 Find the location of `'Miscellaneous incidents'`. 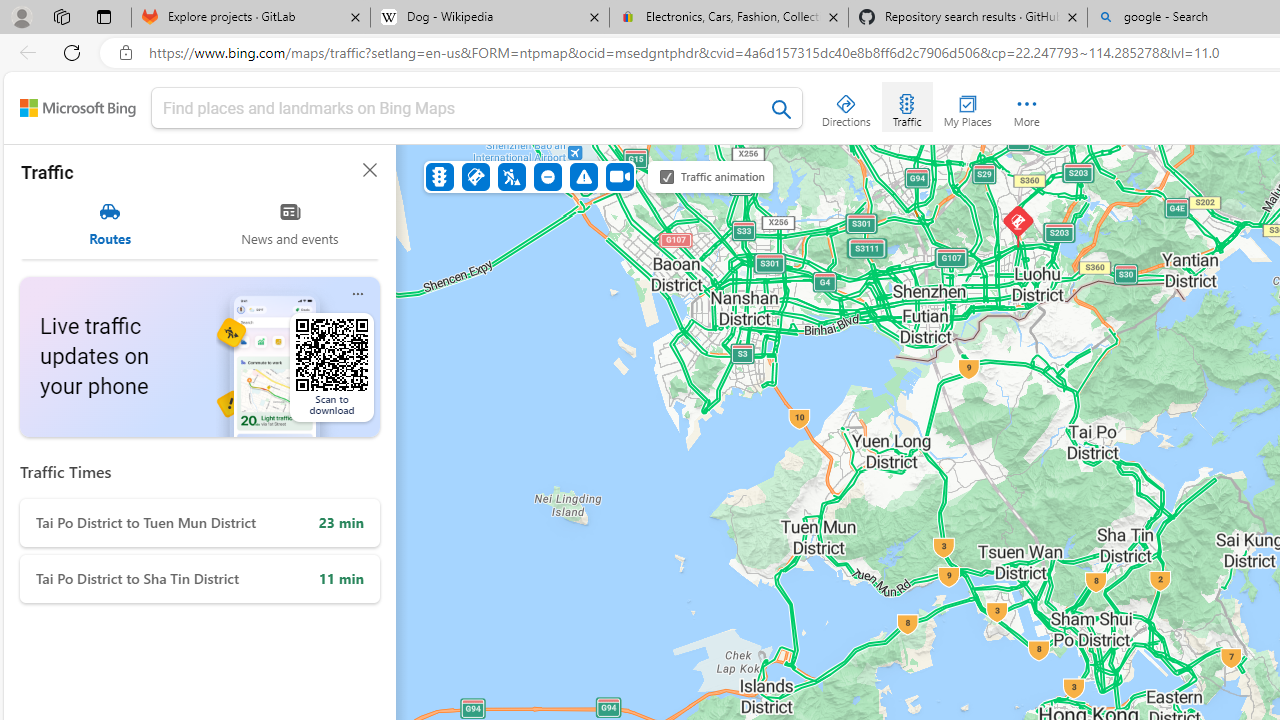

'Miscellaneous incidents' is located at coordinates (582, 175).